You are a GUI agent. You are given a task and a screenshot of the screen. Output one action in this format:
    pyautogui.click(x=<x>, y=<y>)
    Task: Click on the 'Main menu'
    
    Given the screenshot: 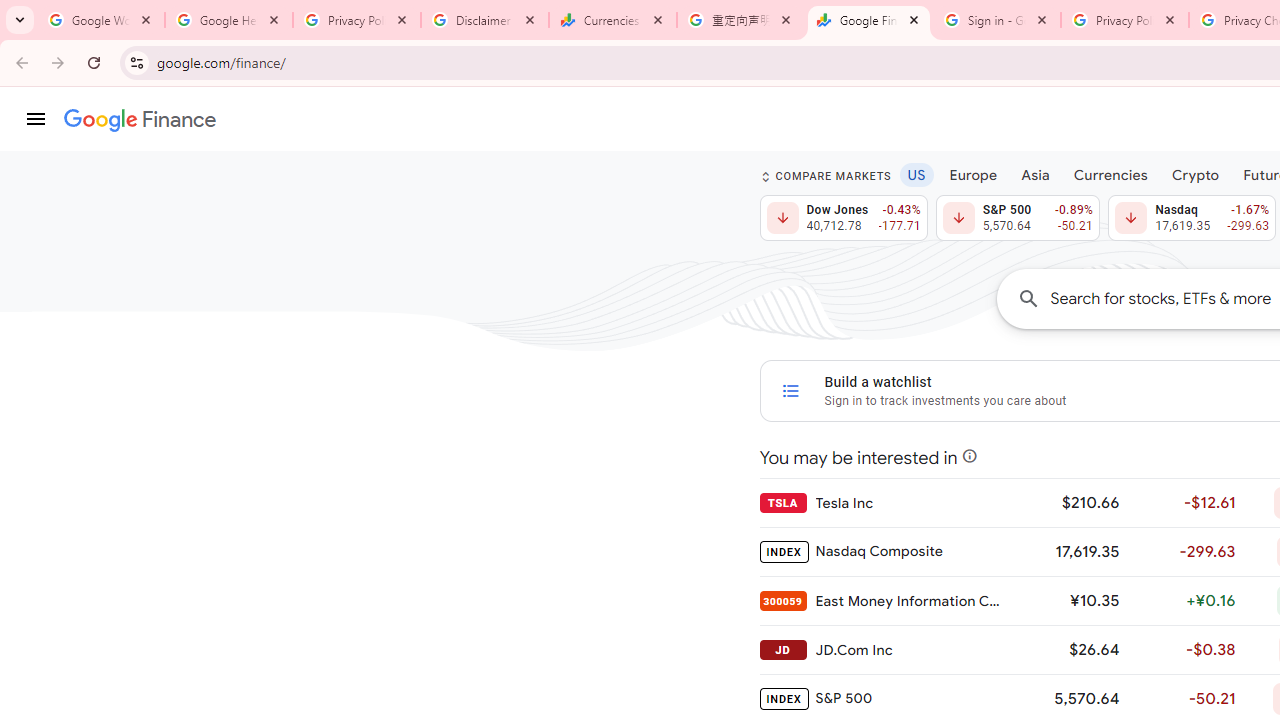 What is the action you would take?
    pyautogui.click(x=35, y=119)
    